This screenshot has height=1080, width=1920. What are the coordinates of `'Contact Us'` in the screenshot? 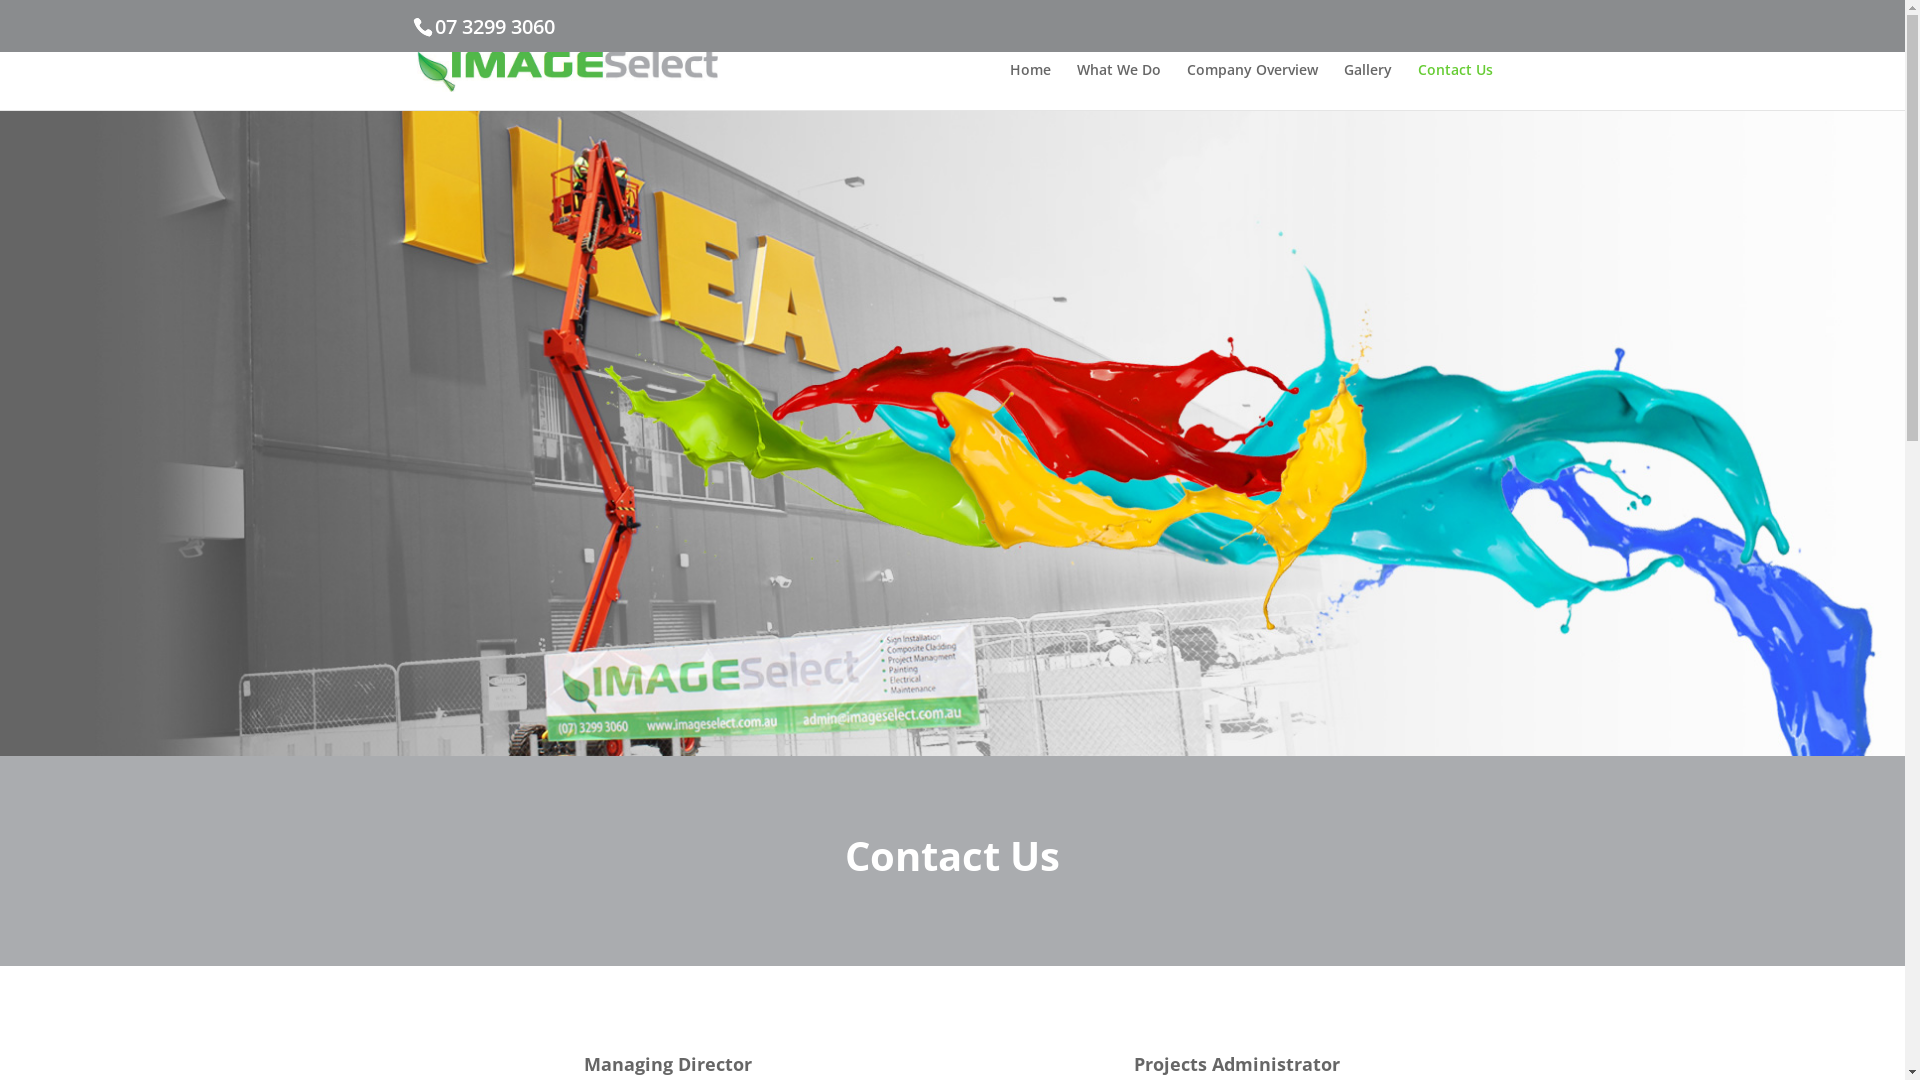 It's located at (1416, 85).